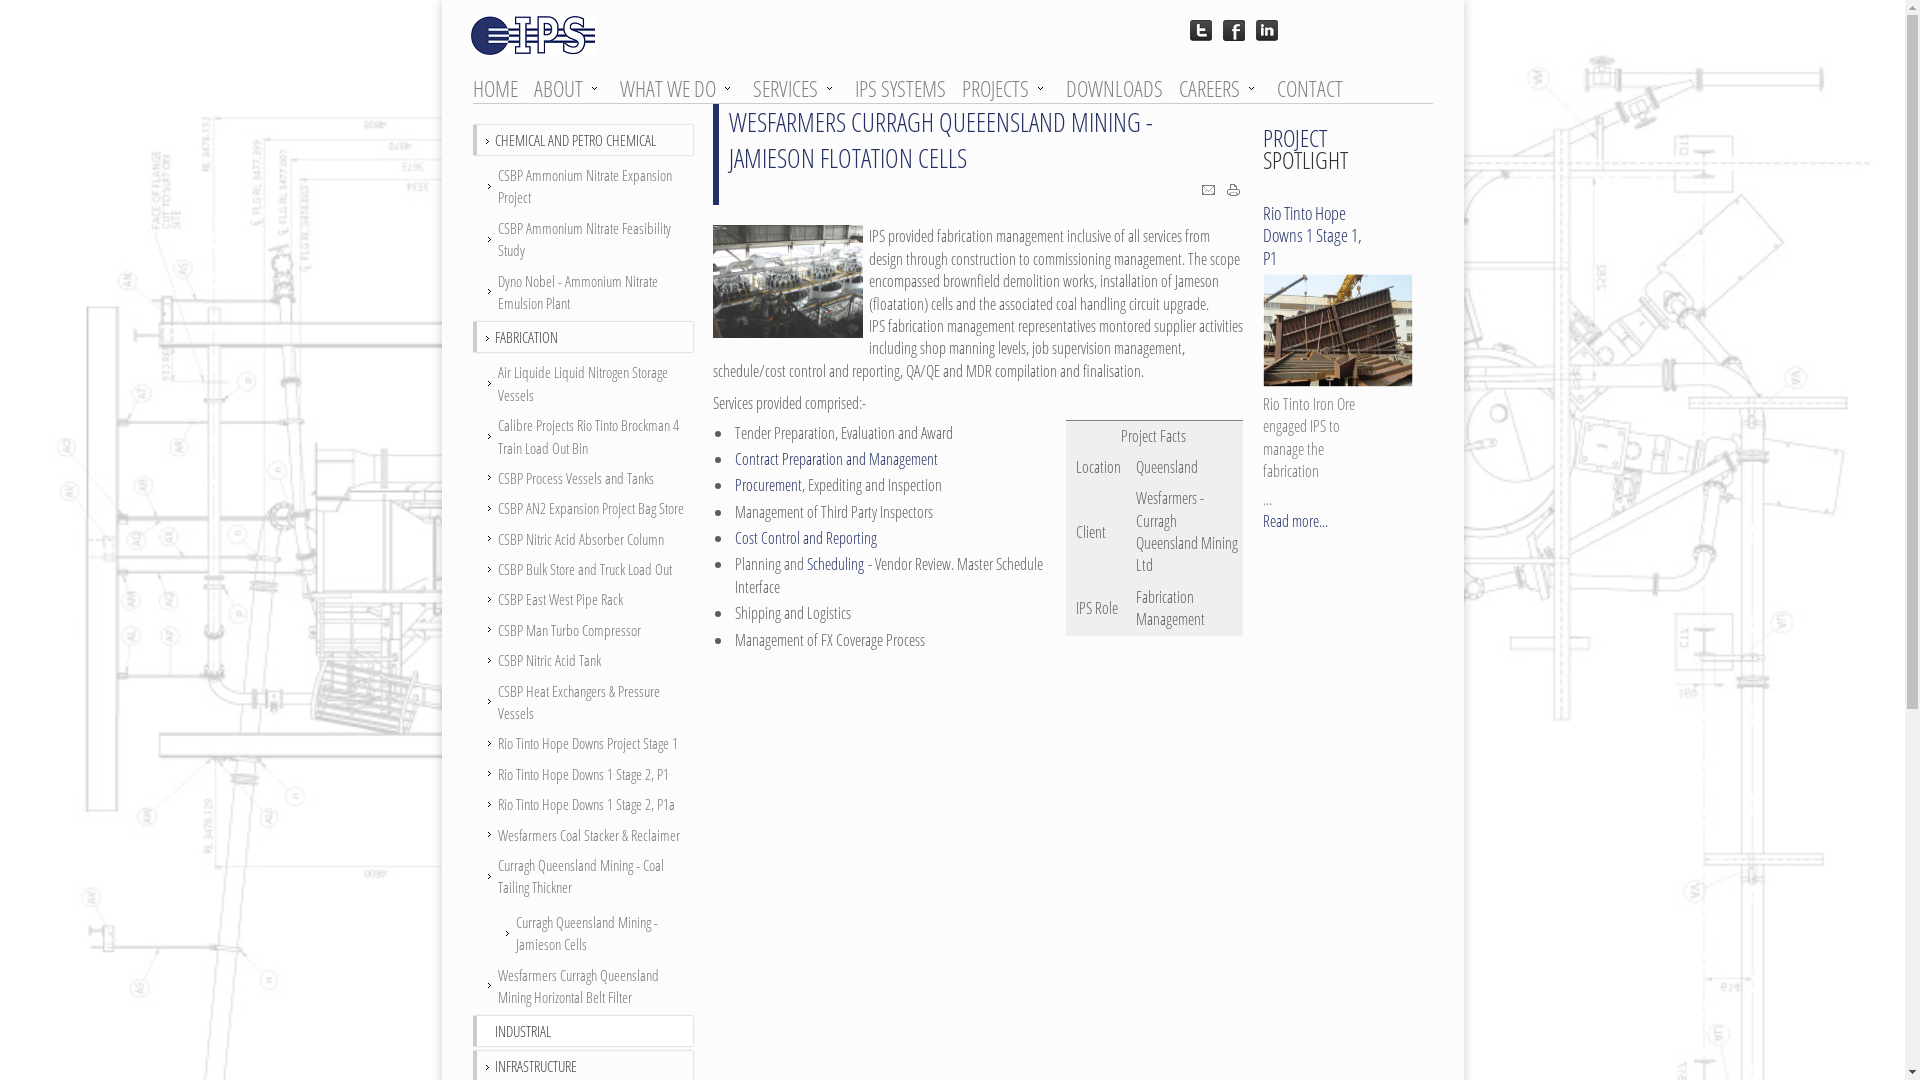 The image size is (1920, 1080). Describe the element at coordinates (522, 1029) in the screenshot. I see `'INDUSTRIAL'` at that location.